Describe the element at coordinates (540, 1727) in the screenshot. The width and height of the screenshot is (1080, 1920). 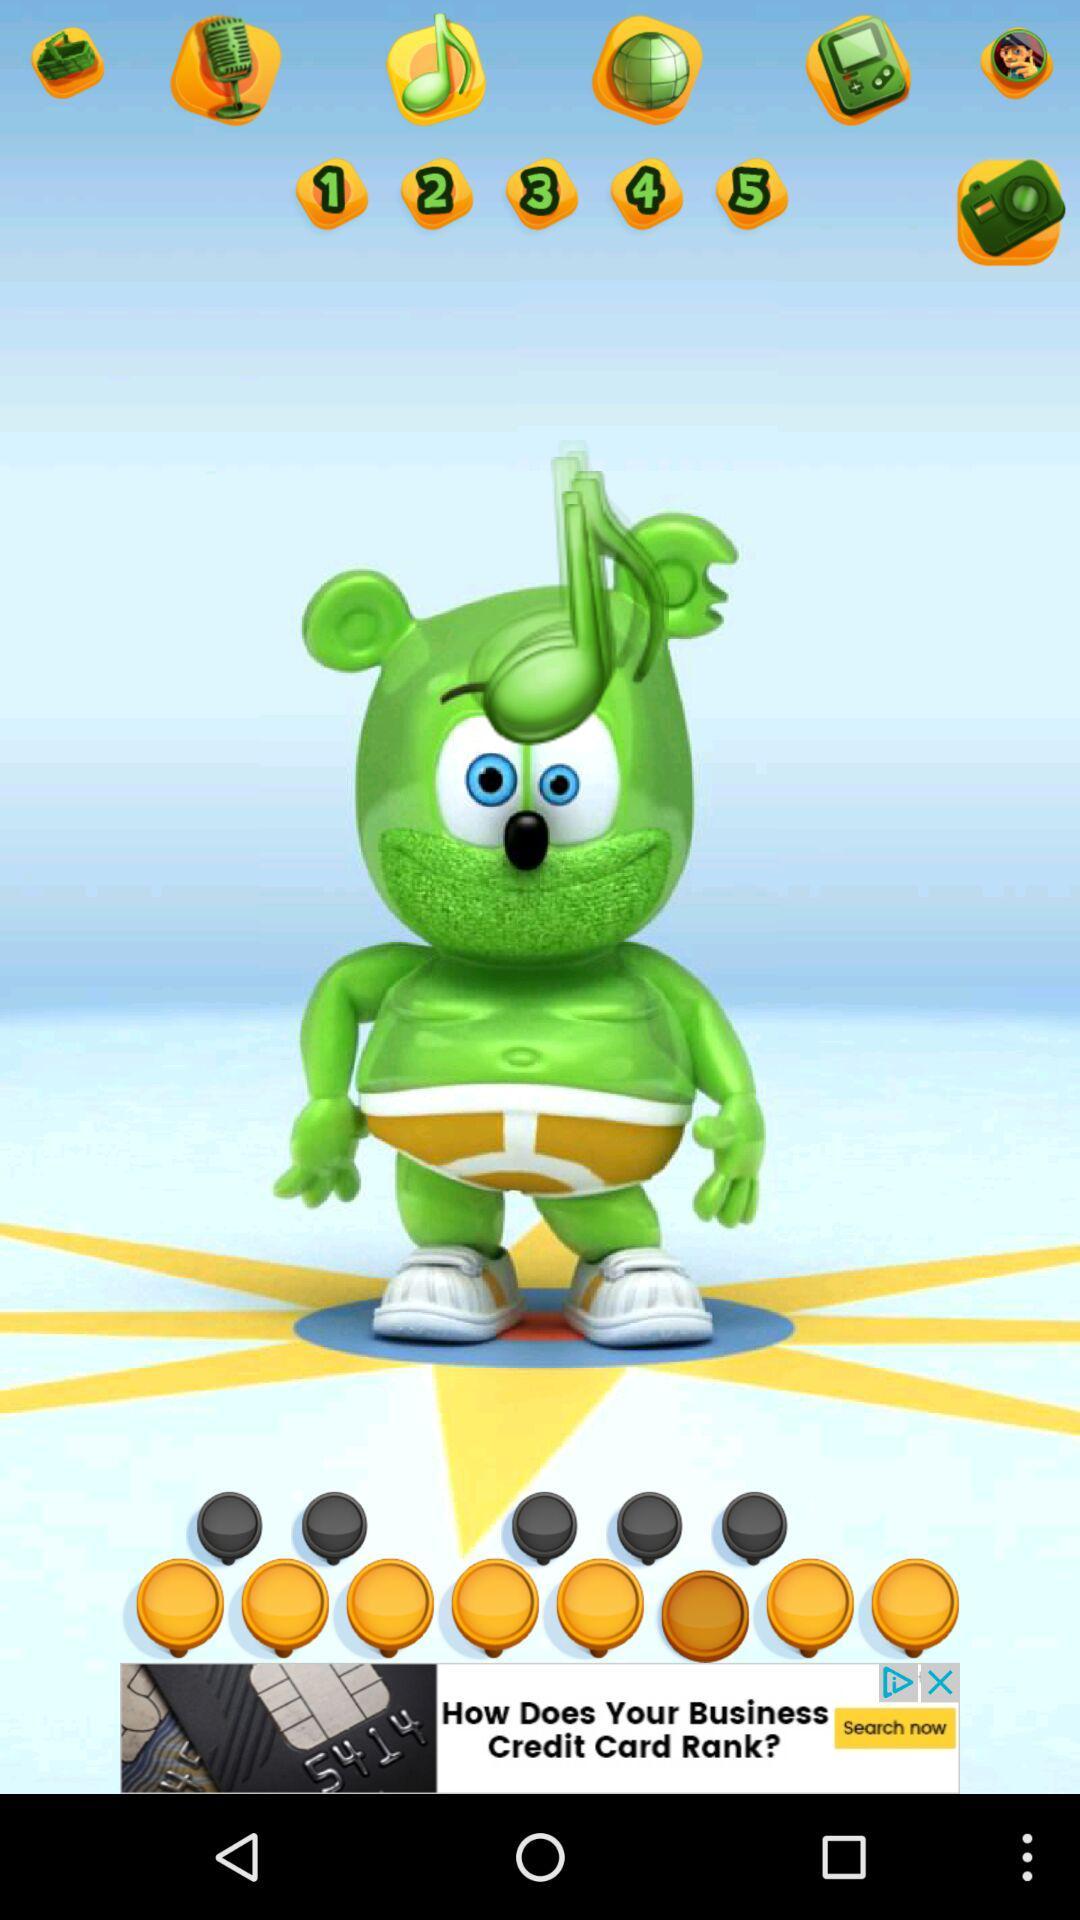
I see `google advertisements banner` at that location.